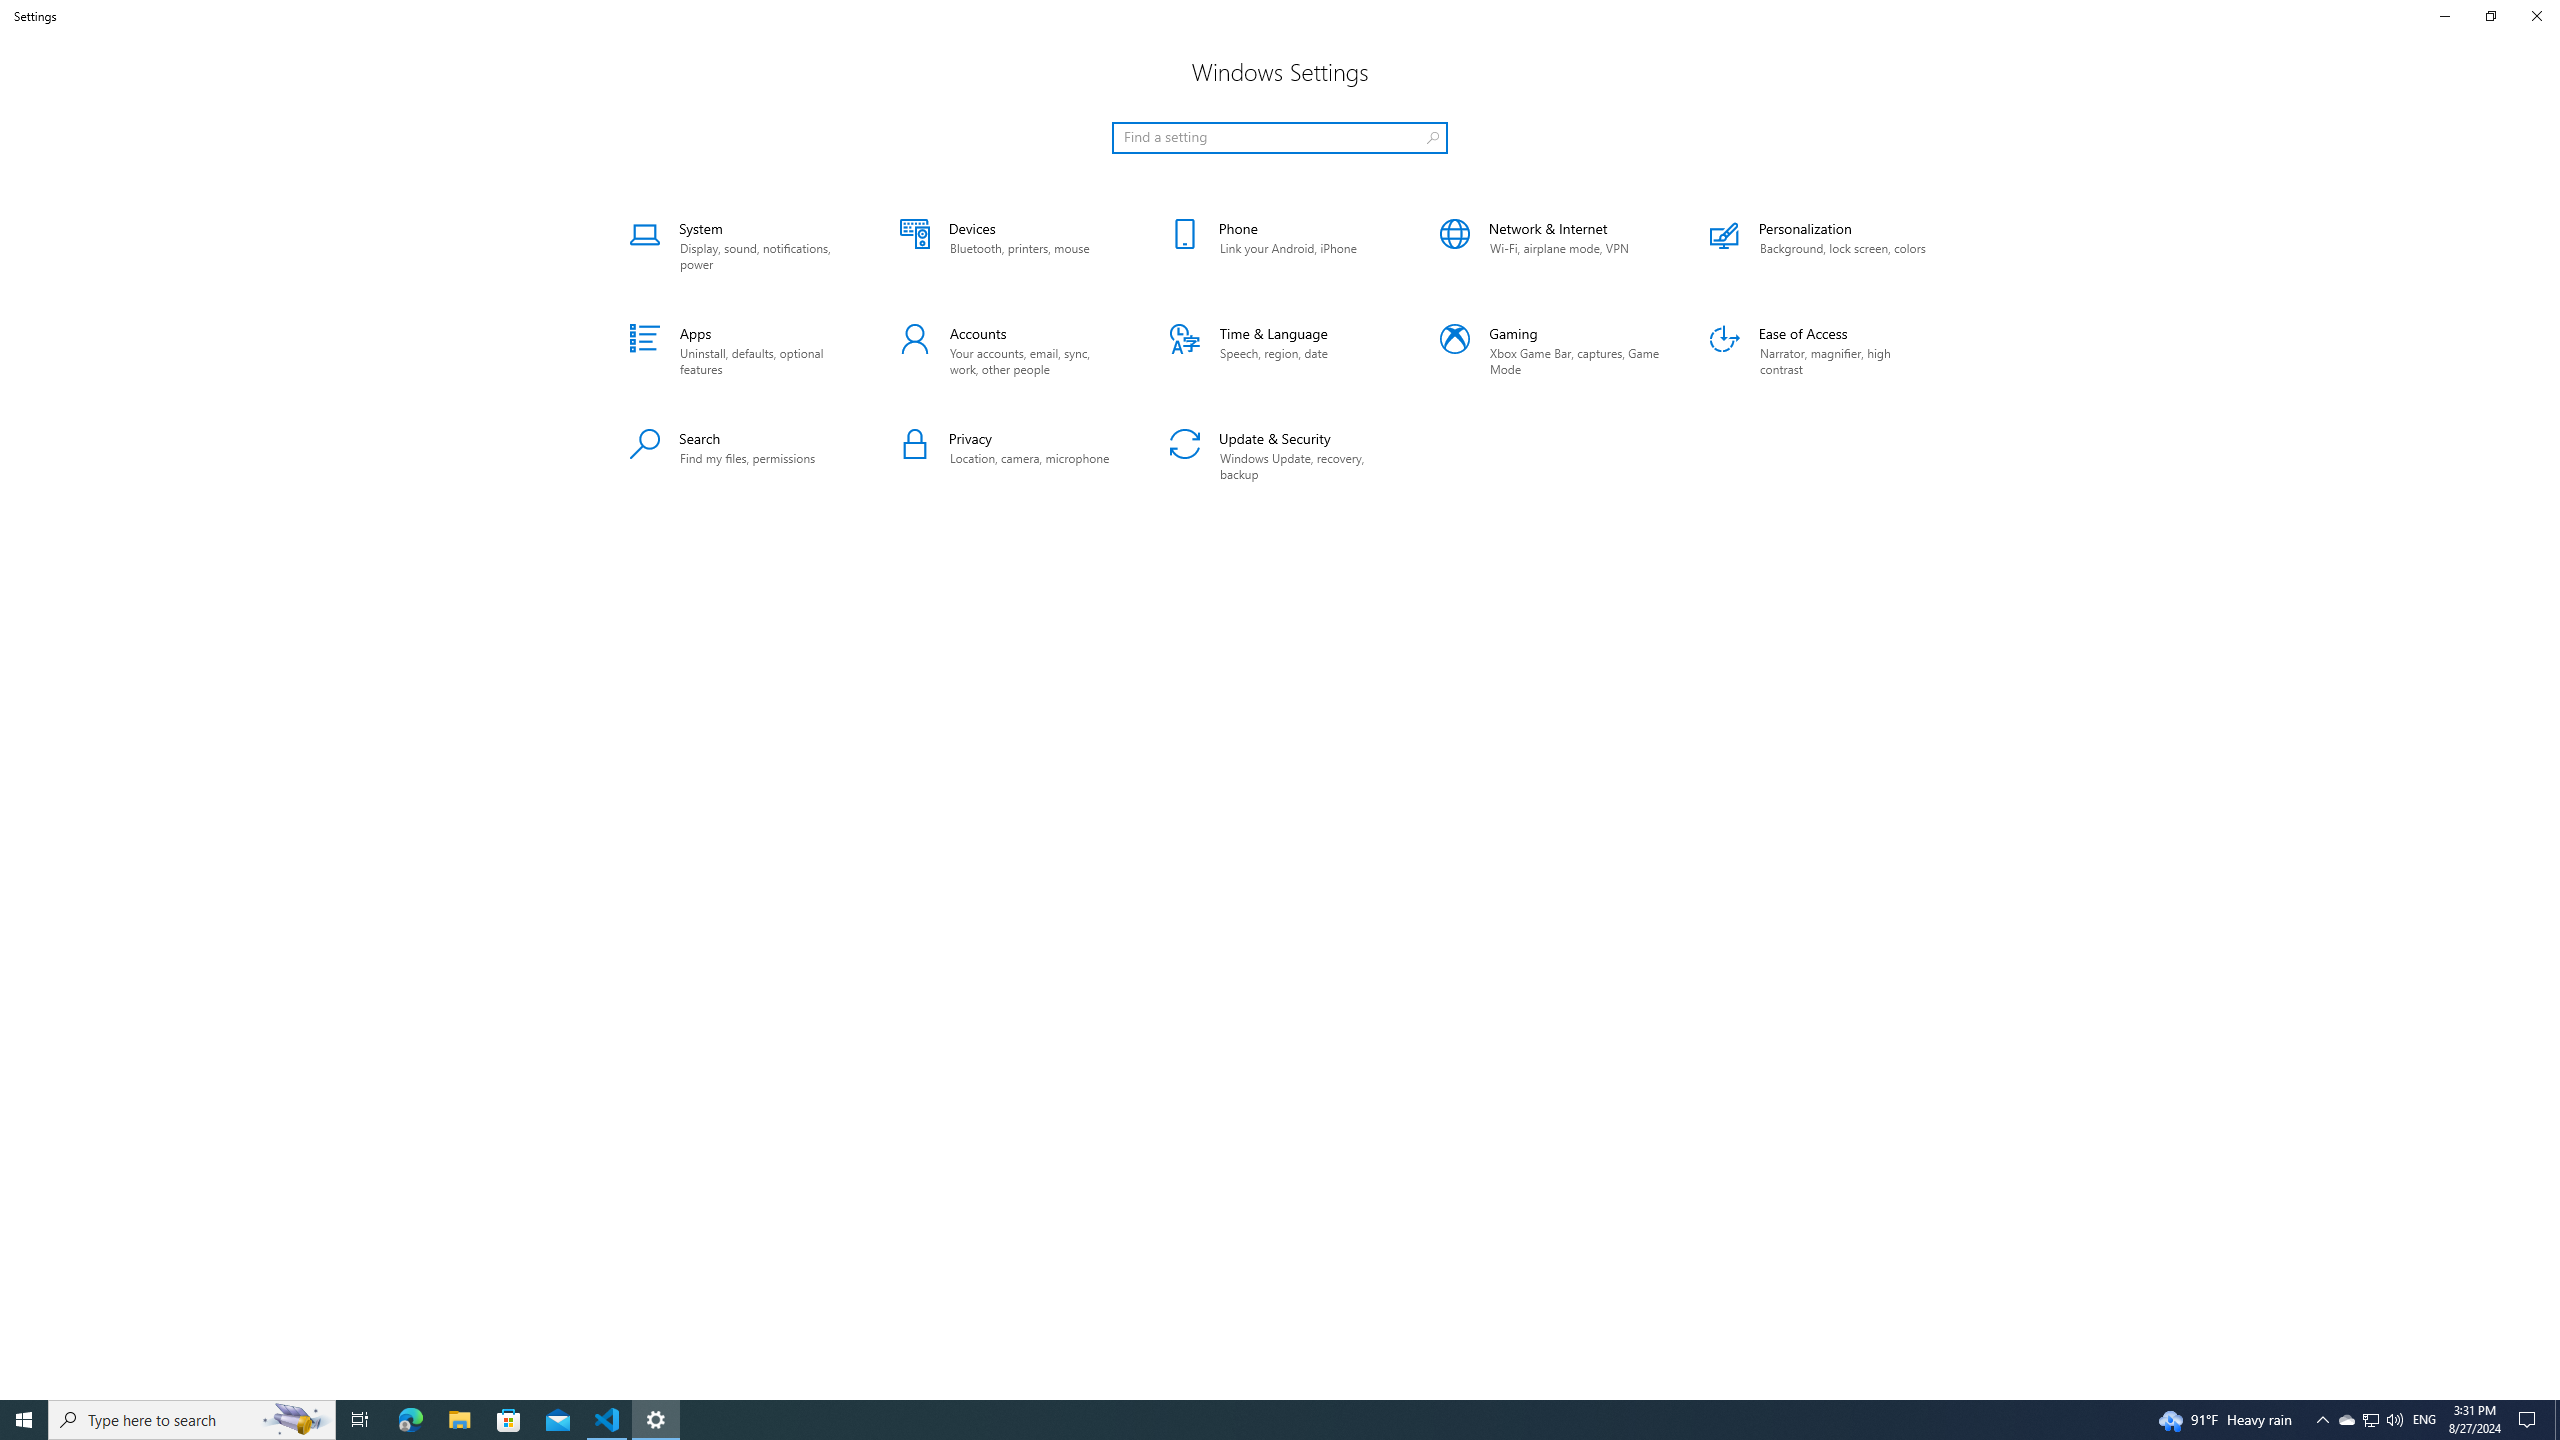  I want to click on 'Search', so click(738, 456).